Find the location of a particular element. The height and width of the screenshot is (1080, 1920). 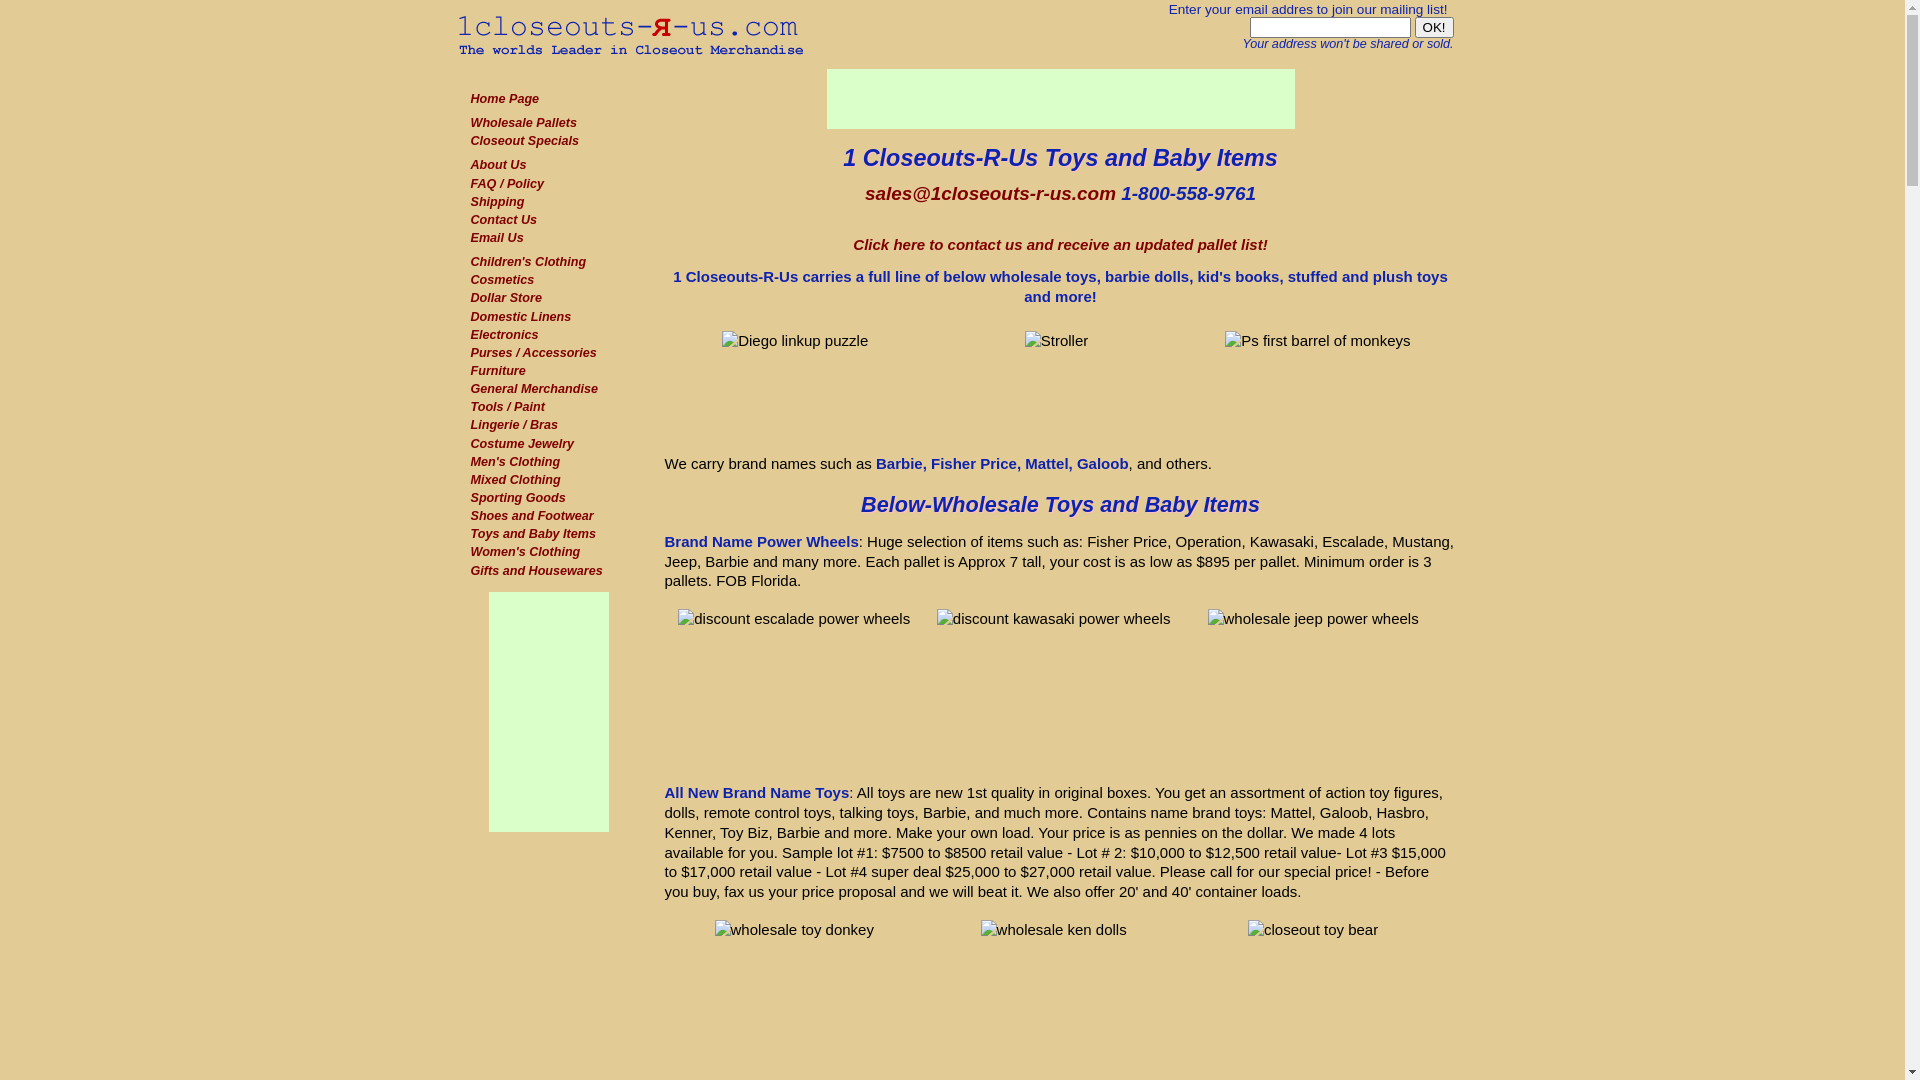

'Email Us' is located at coordinates (496, 237).